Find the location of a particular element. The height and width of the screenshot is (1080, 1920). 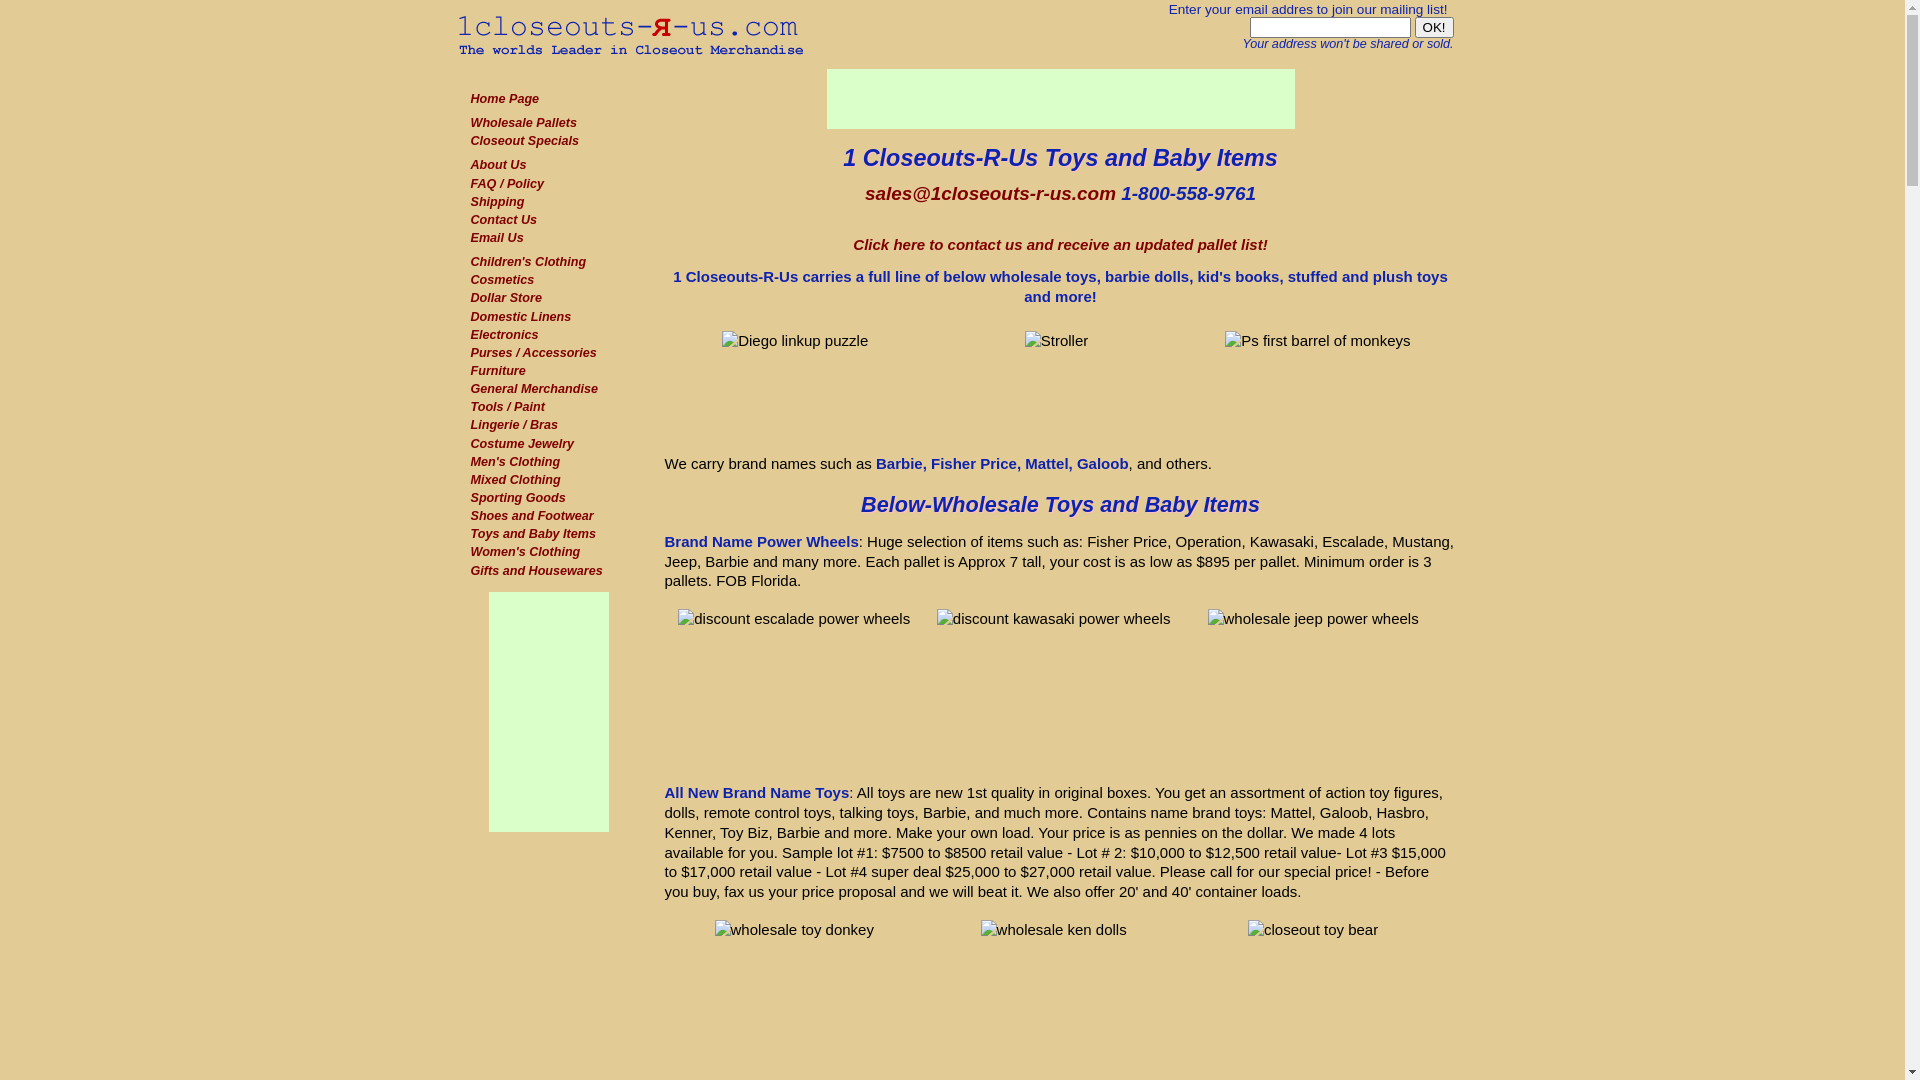

'Email Us' is located at coordinates (496, 237).